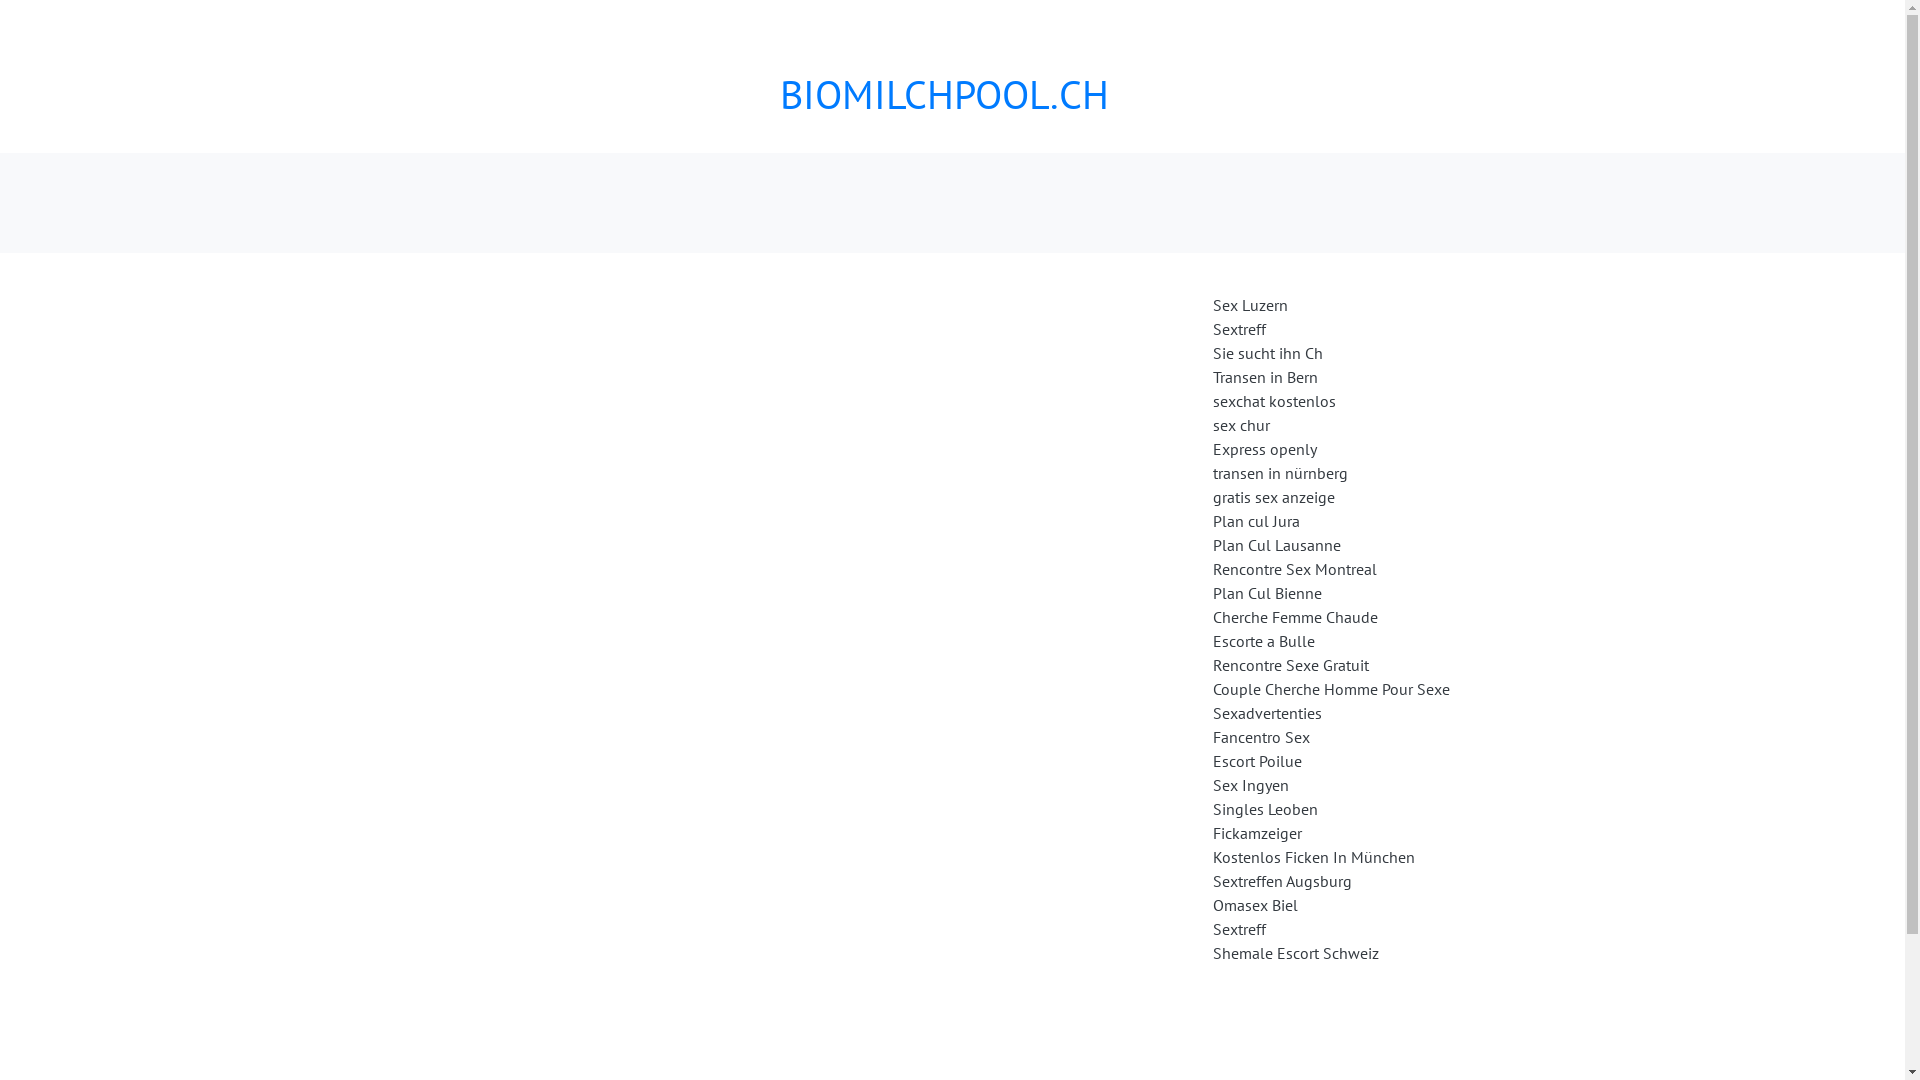  Describe the element at coordinates (1263, 808) in the screenshot. I see `'Singles Leoben'` at that location.